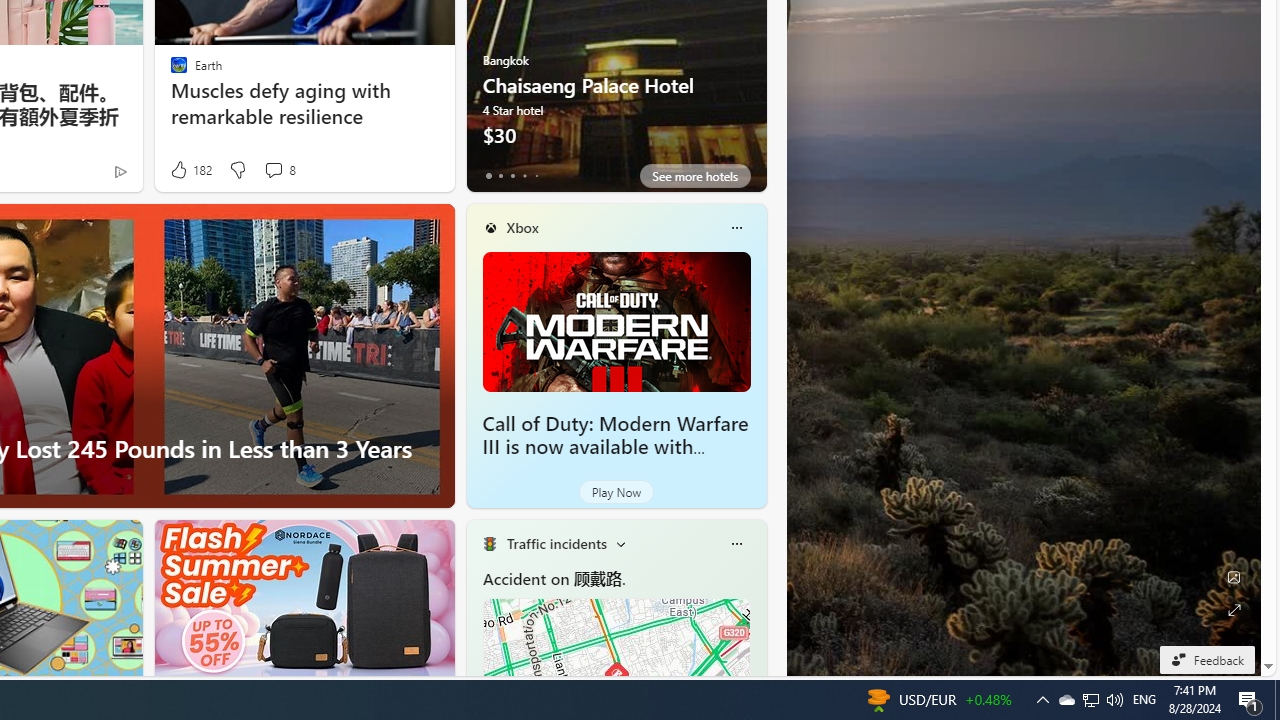  Describe the element at coordinates (619, 543) in the screenshot. I see `'Change scenarios'` at that location.